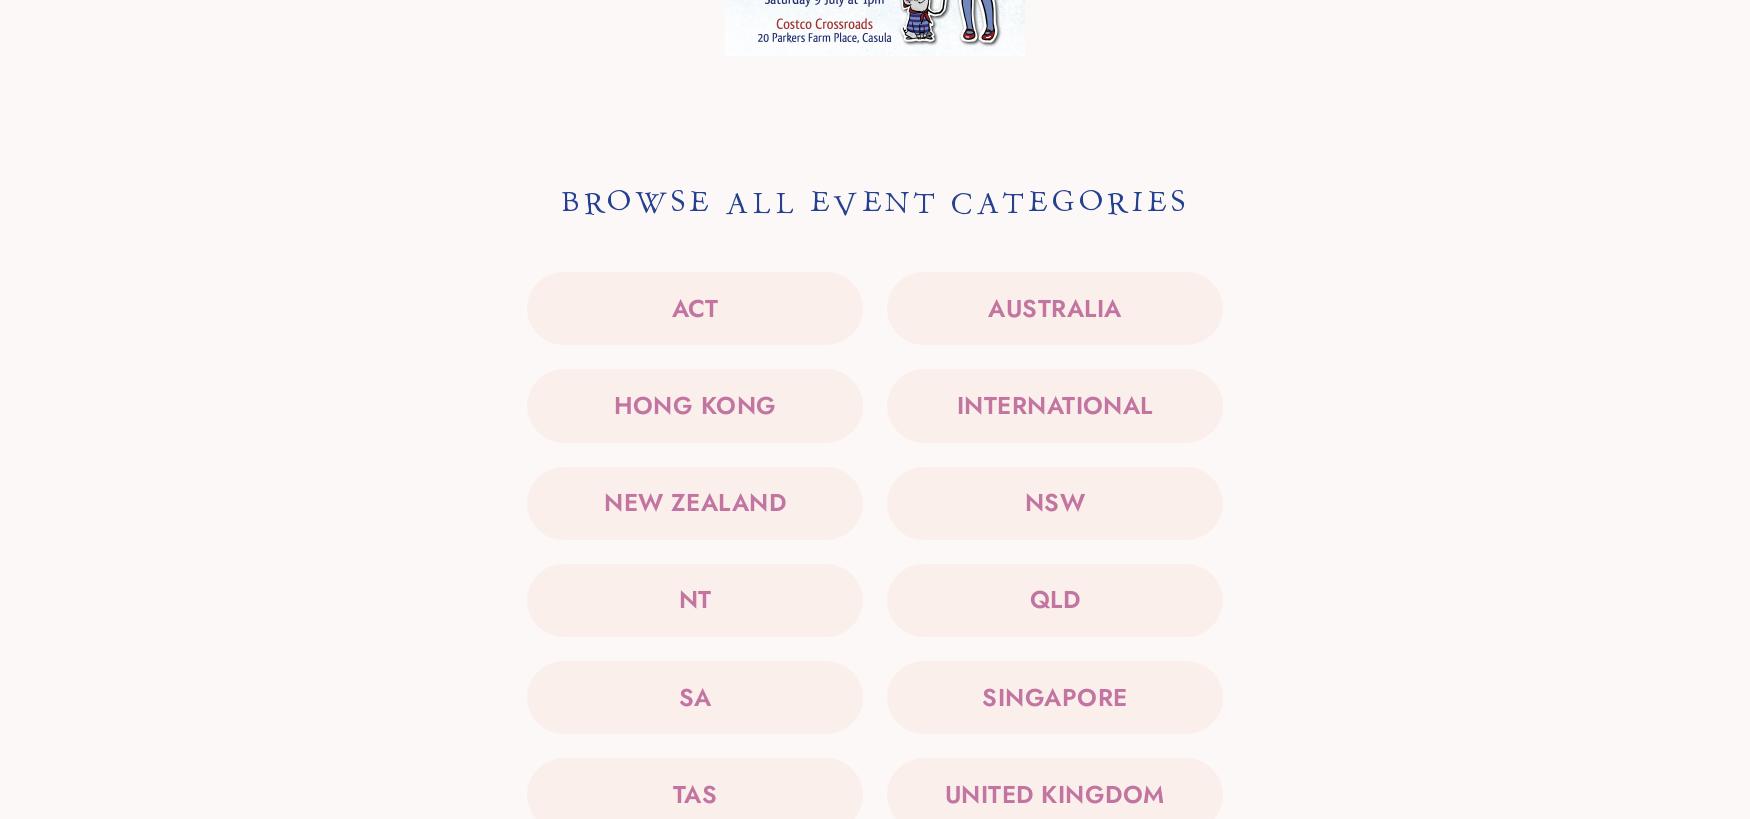 This screenshot has height=819, width=1750. Describe the element at coordinates (694, 403) in the screenshot. I see `'Hong Kong'` at that location.